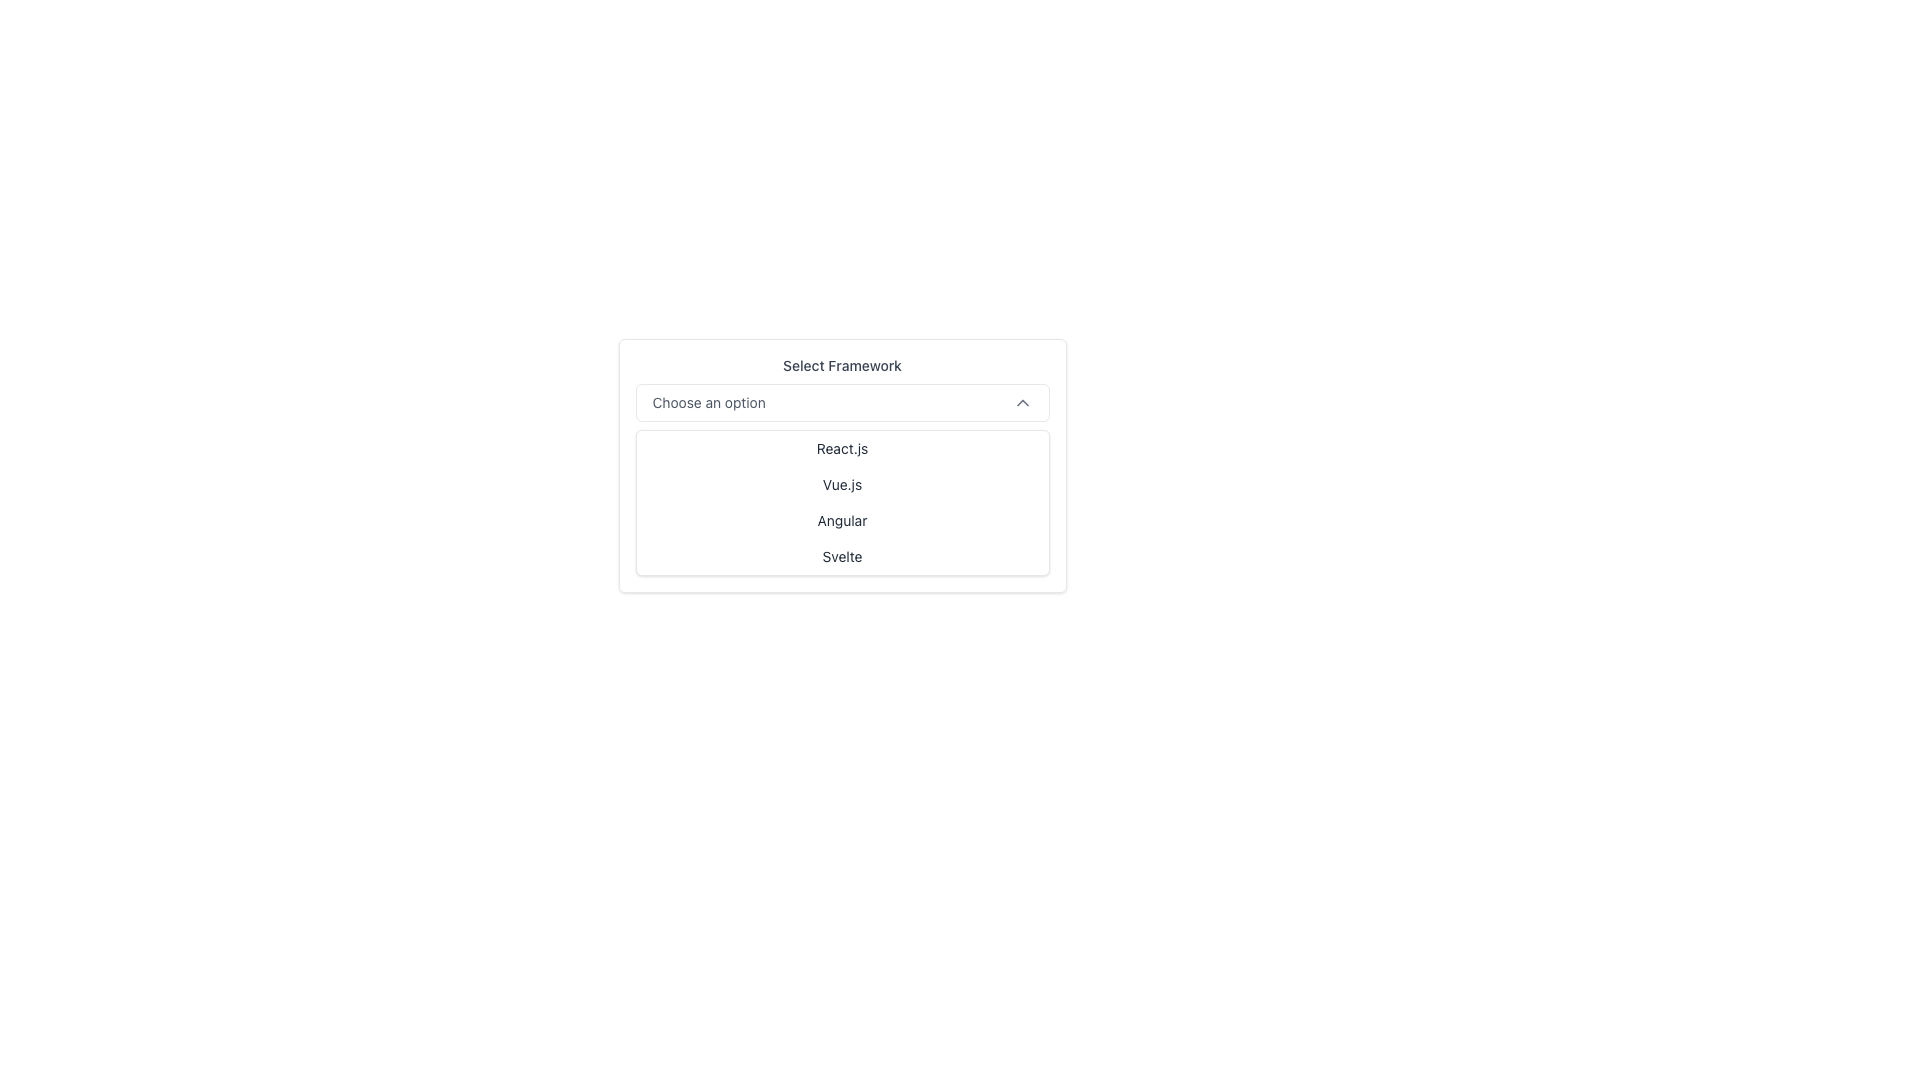  I want to click on the fourth selectable menu item in the dropdown list, so click(842, 556).